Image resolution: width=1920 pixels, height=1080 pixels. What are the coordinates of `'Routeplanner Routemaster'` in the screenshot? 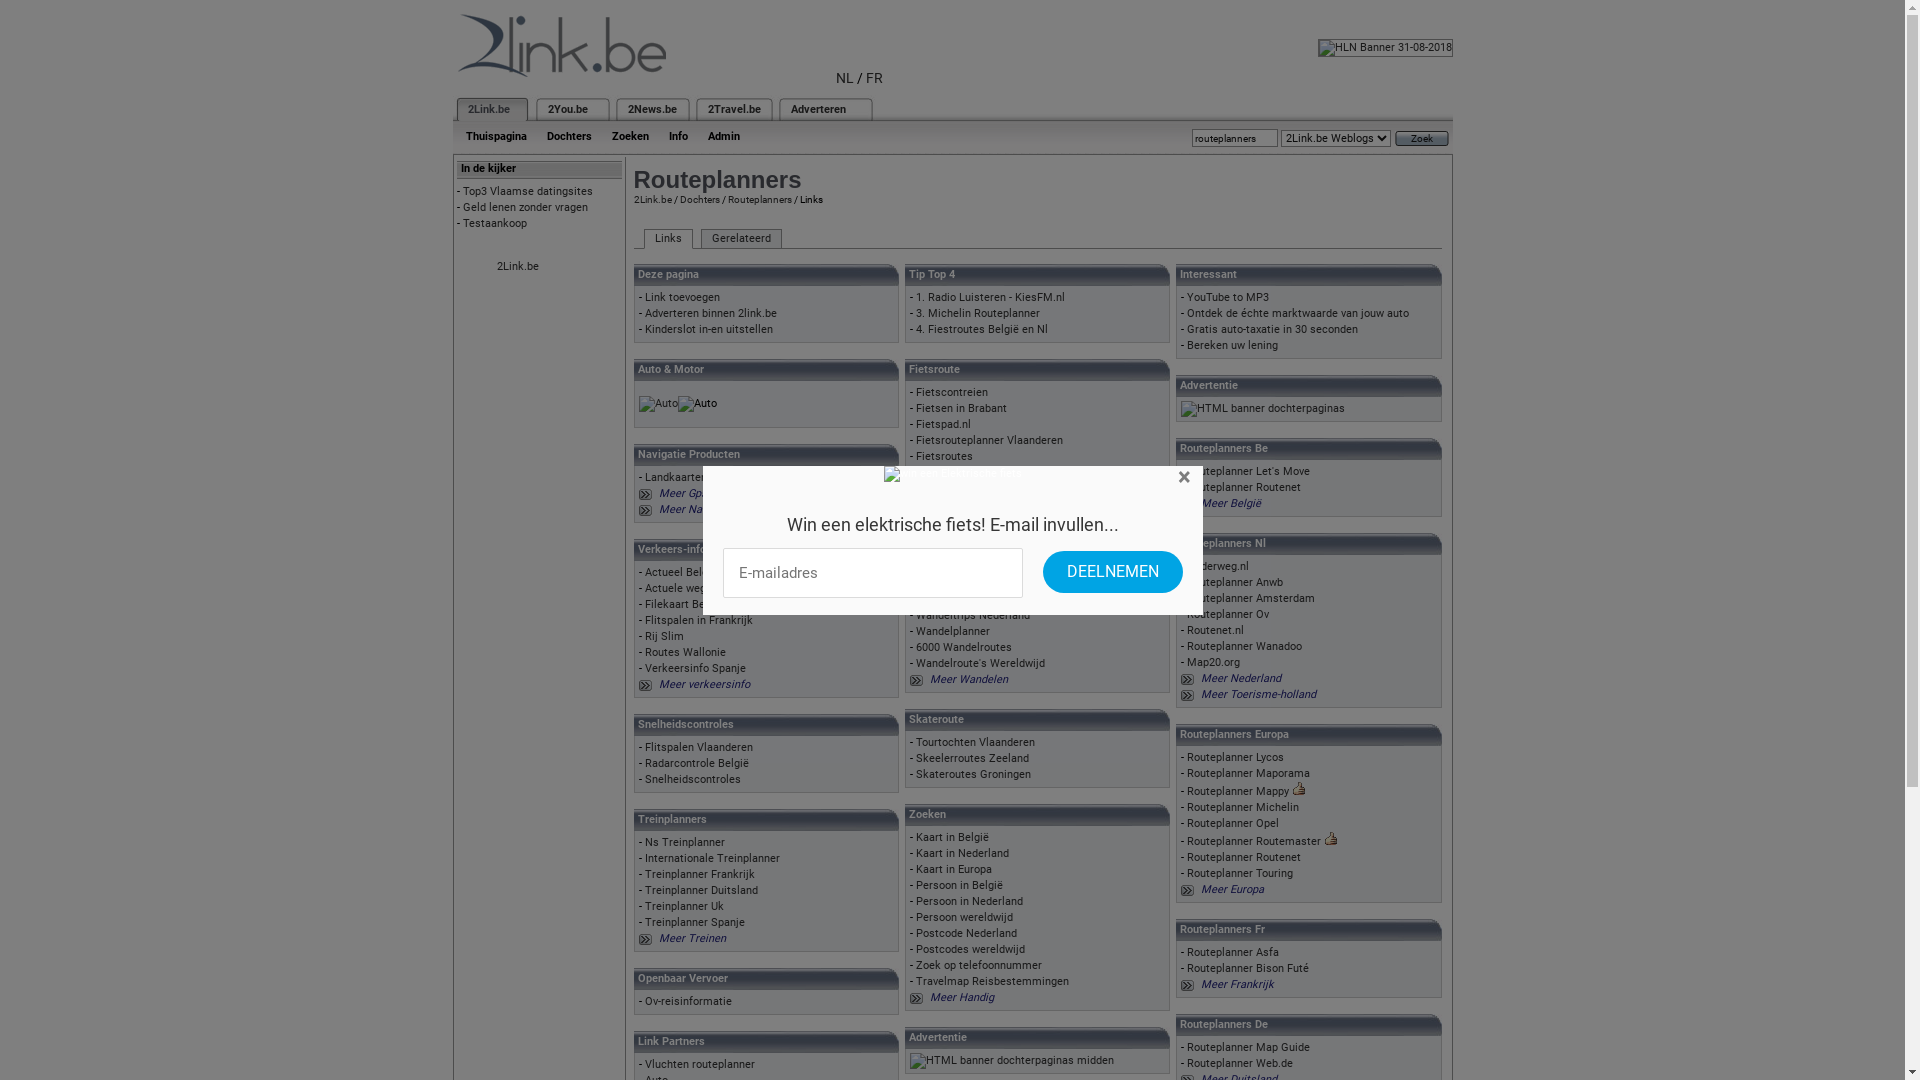 It's located at (1252, 841).